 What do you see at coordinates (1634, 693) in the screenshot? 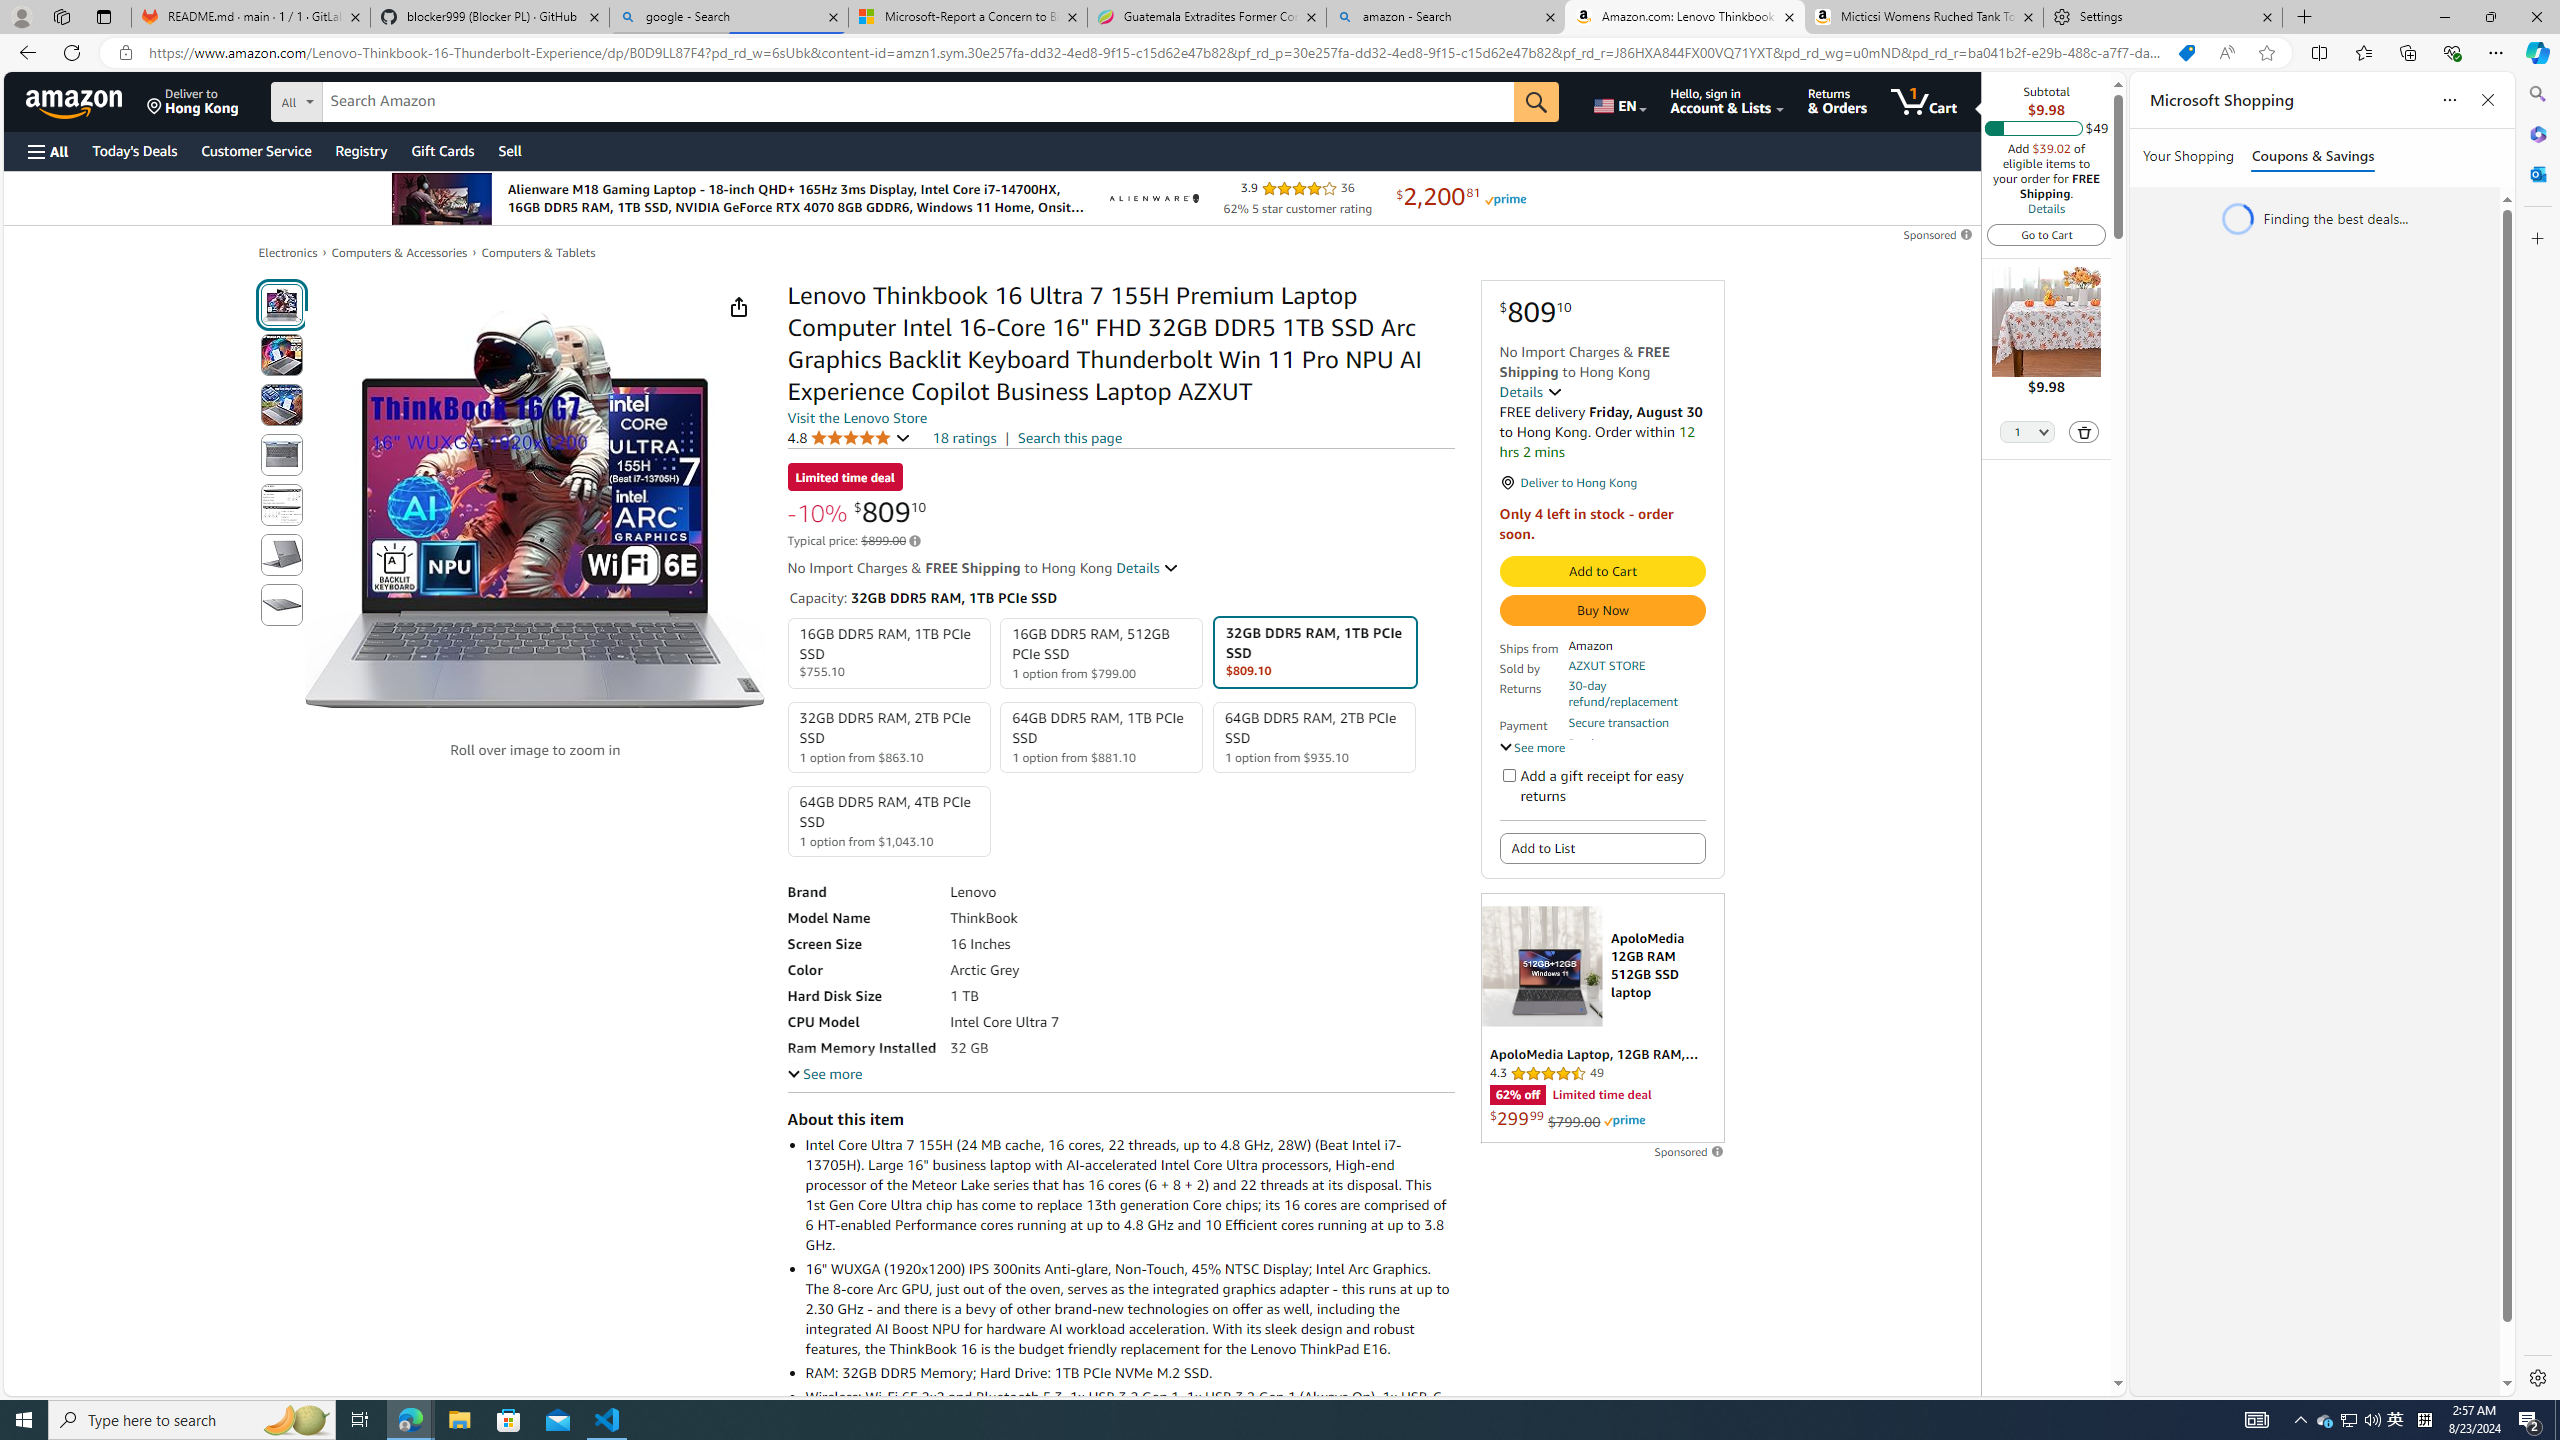
I see `'30-day refund/replacement'` at bounding box center [1634, 693].